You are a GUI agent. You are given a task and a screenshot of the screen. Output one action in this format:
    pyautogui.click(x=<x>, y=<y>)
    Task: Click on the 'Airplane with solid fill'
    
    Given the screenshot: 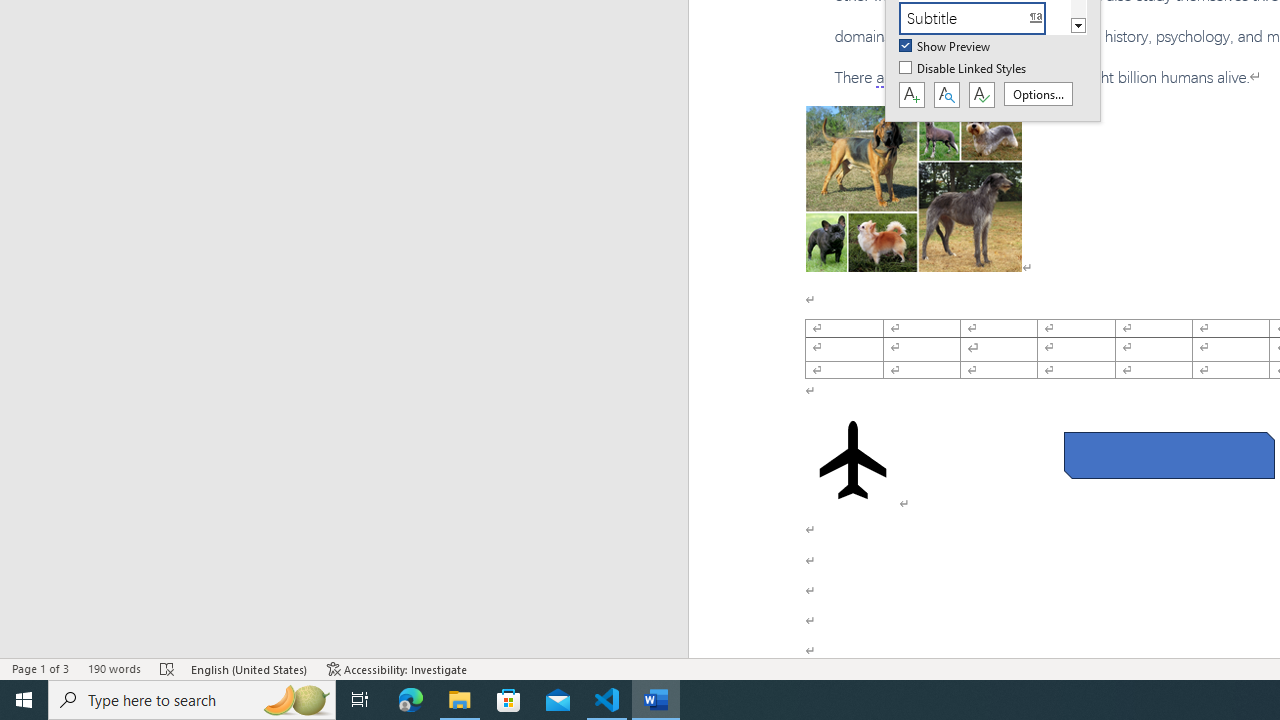 What is the action you would take?
    pyautogui.click(x=853, y=460)
    